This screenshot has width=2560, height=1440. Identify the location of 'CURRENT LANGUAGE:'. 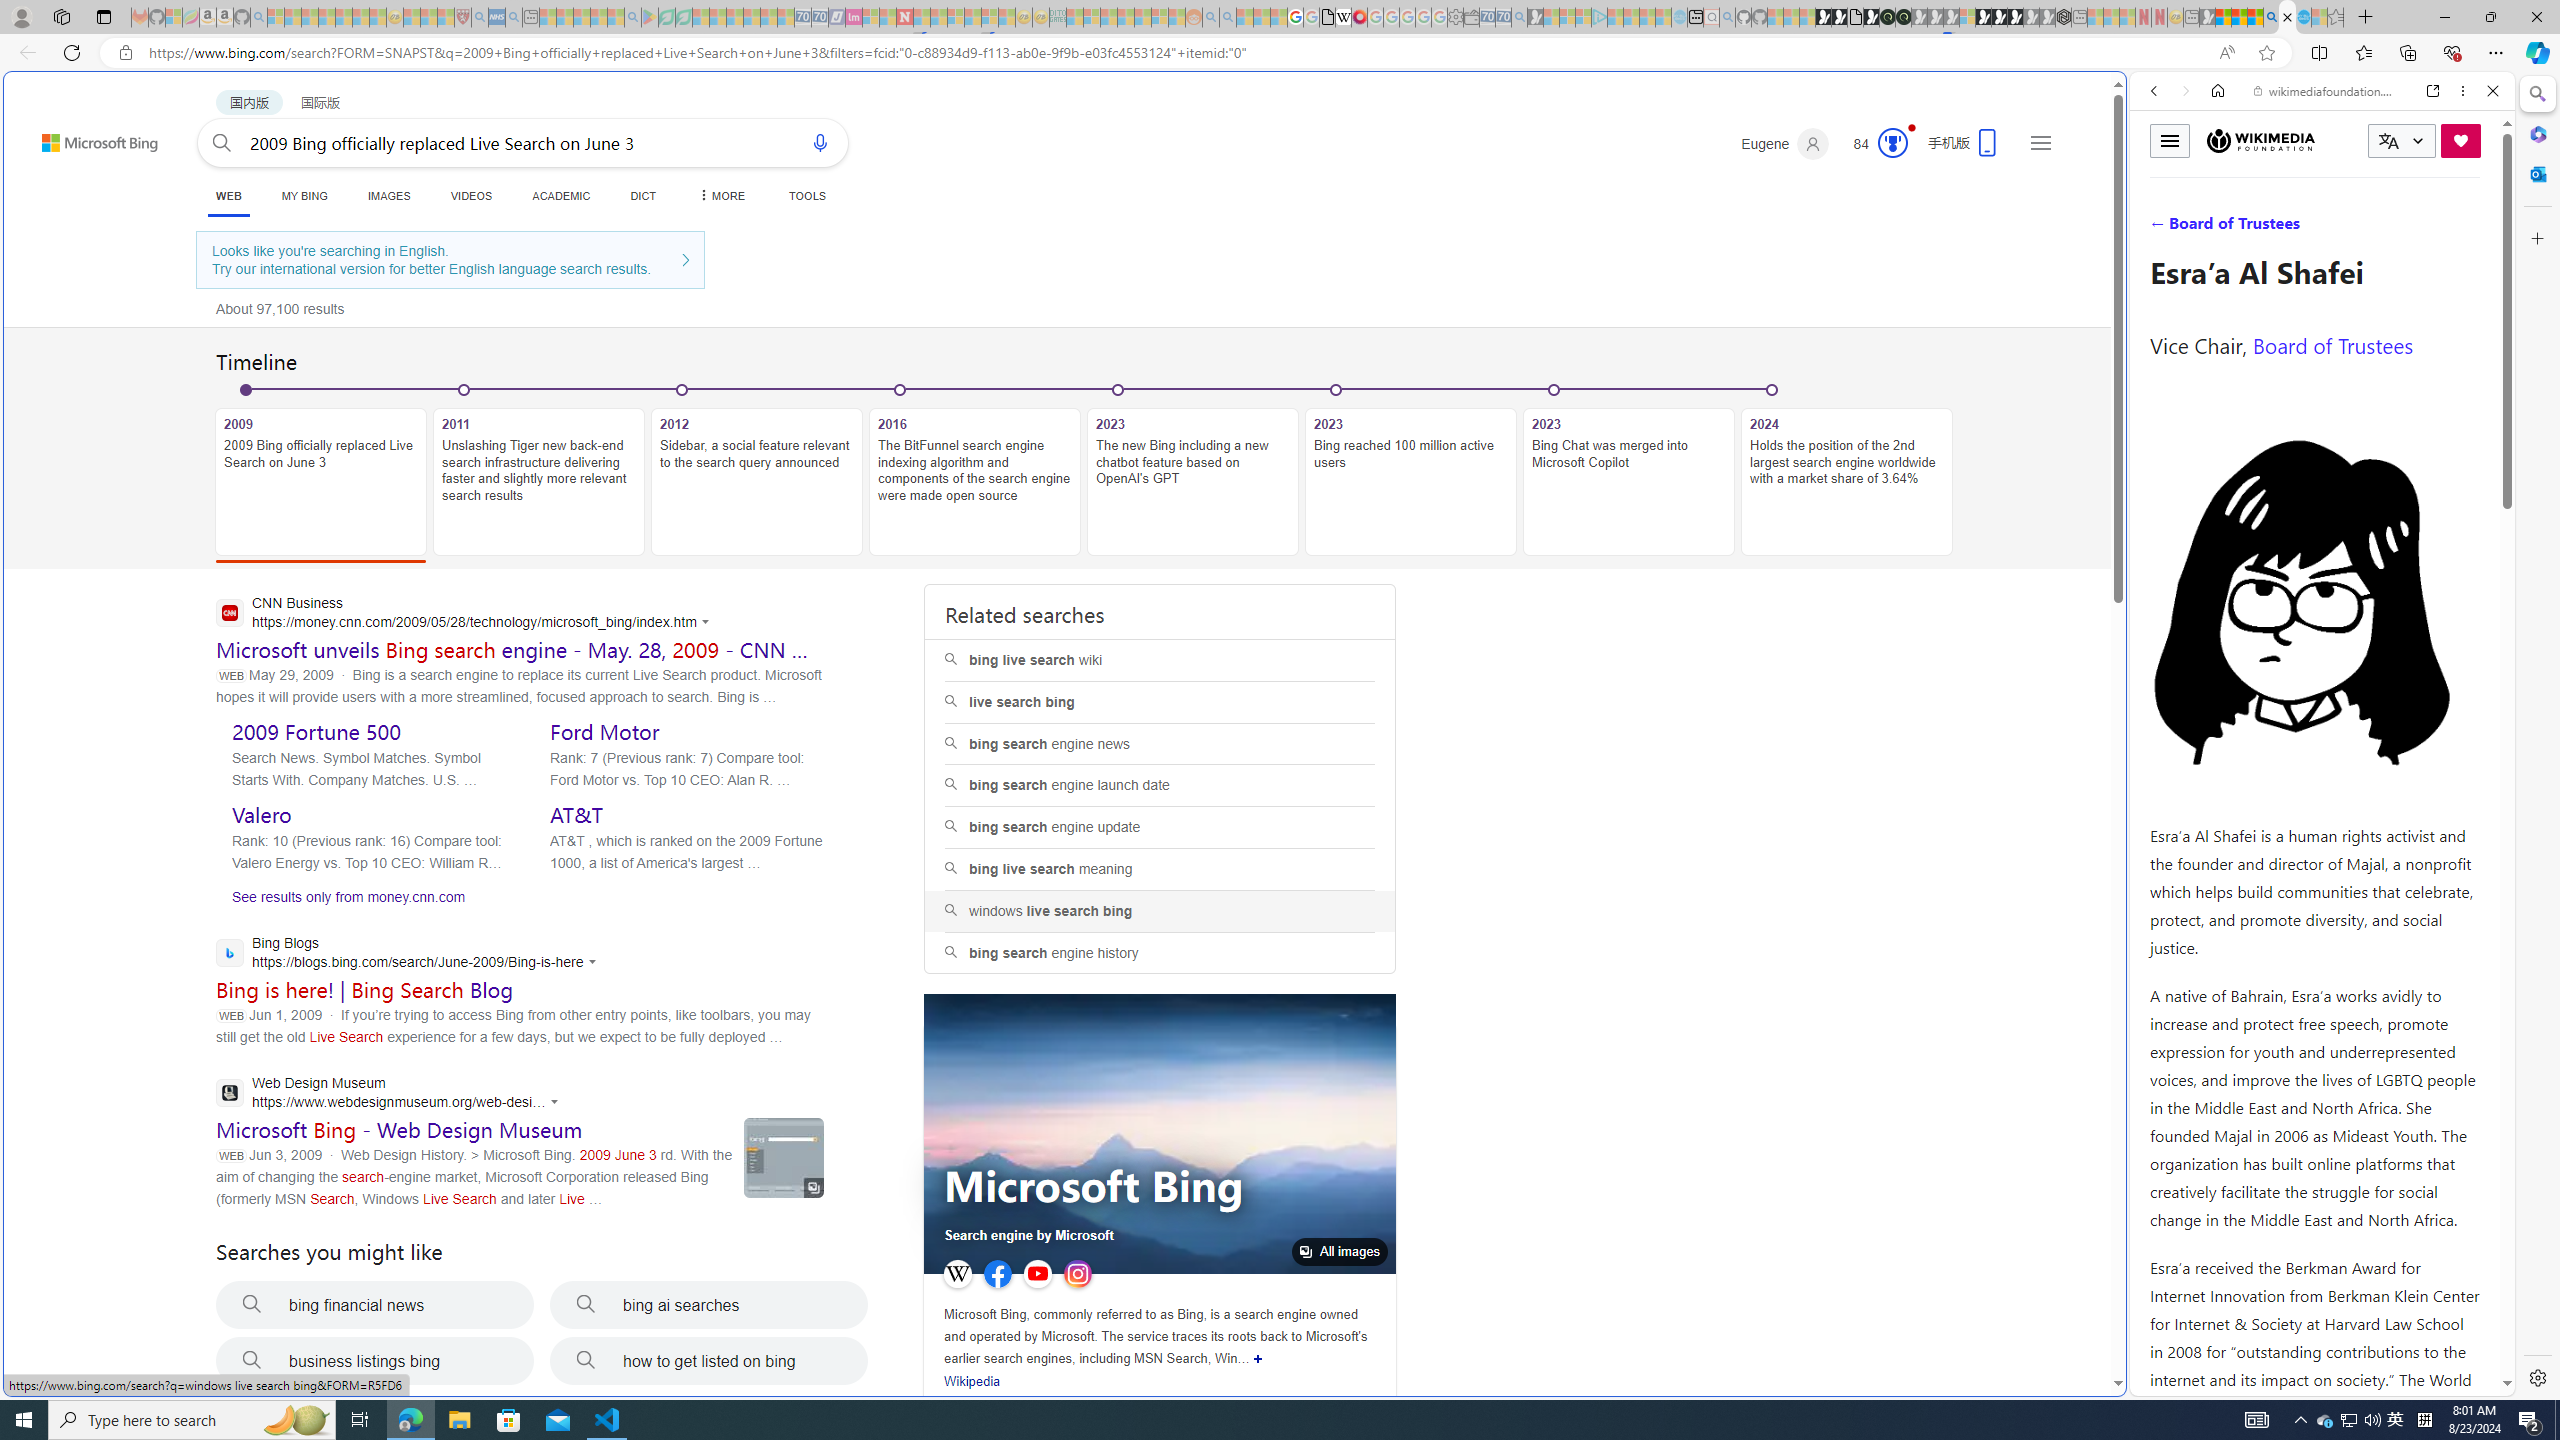
(2401, 141).